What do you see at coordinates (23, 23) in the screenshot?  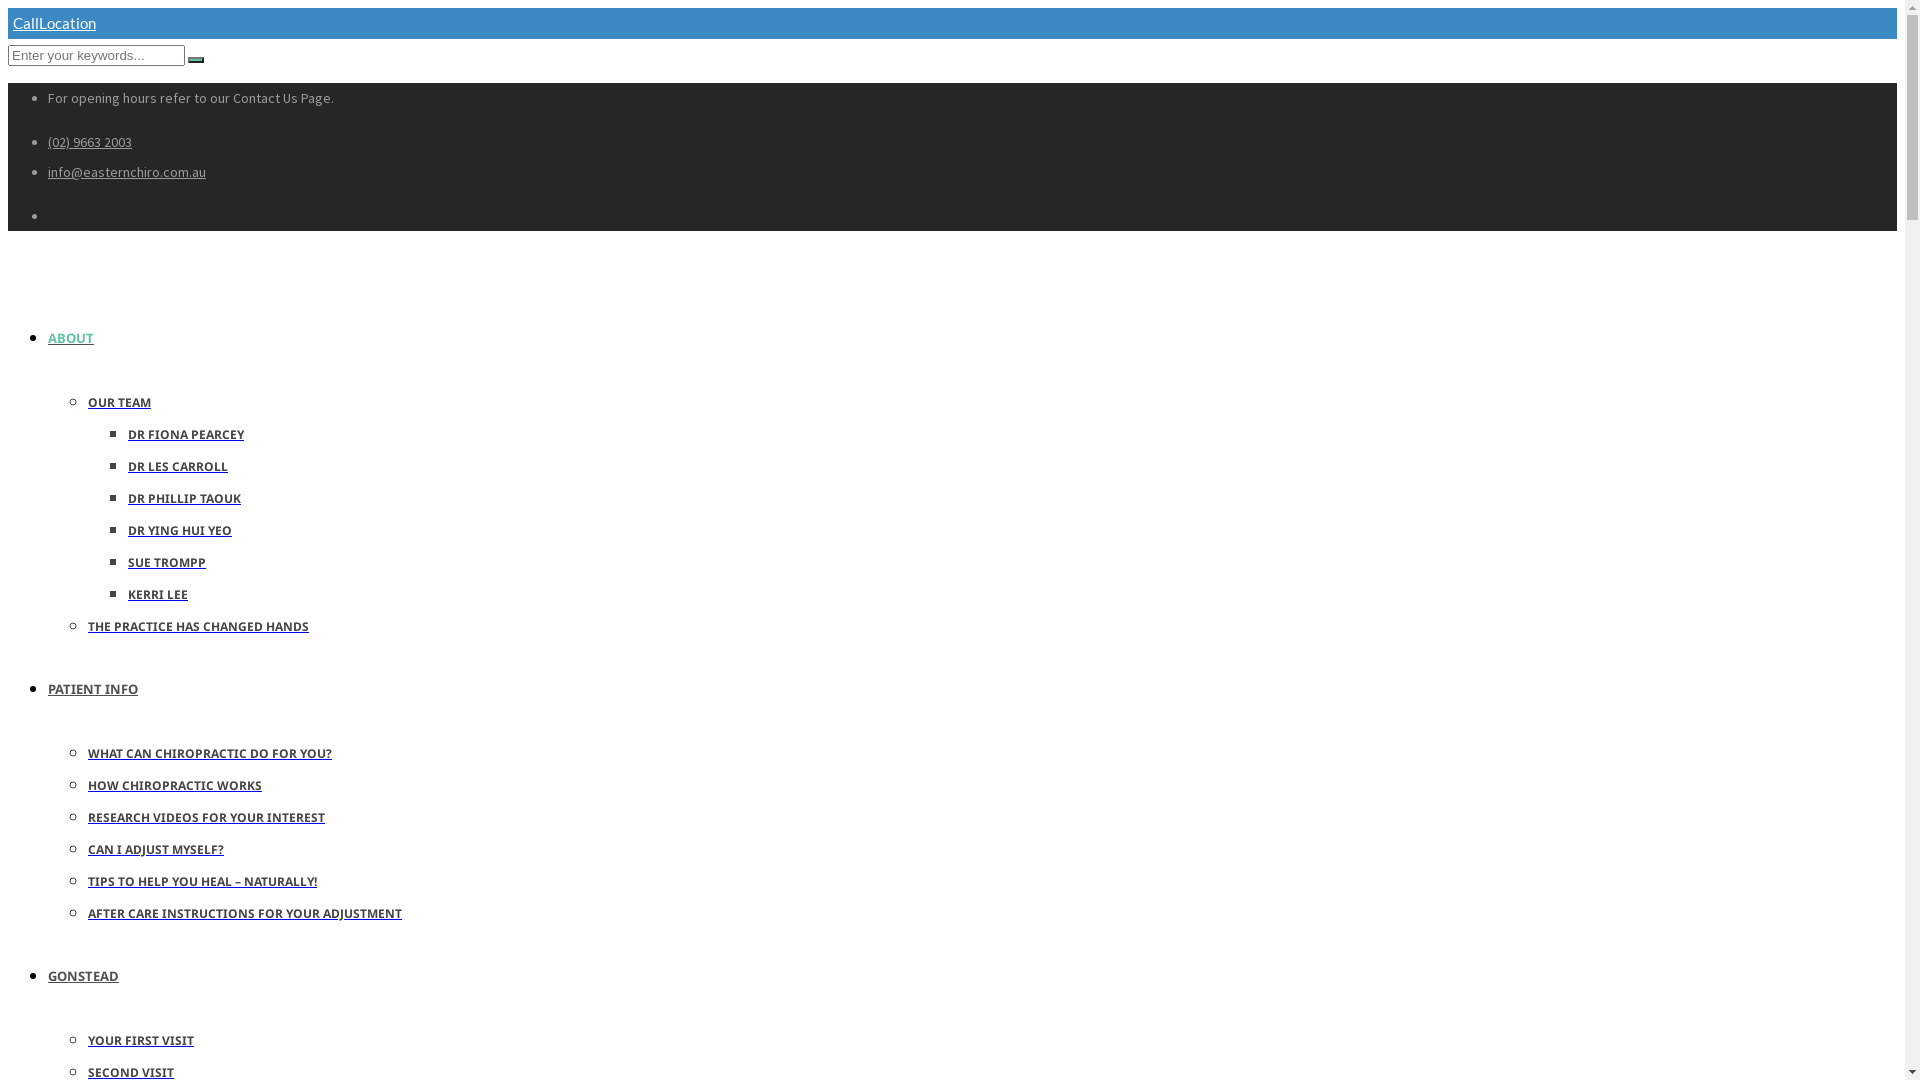 I see `'Call'` at bounding box center [23, 23].